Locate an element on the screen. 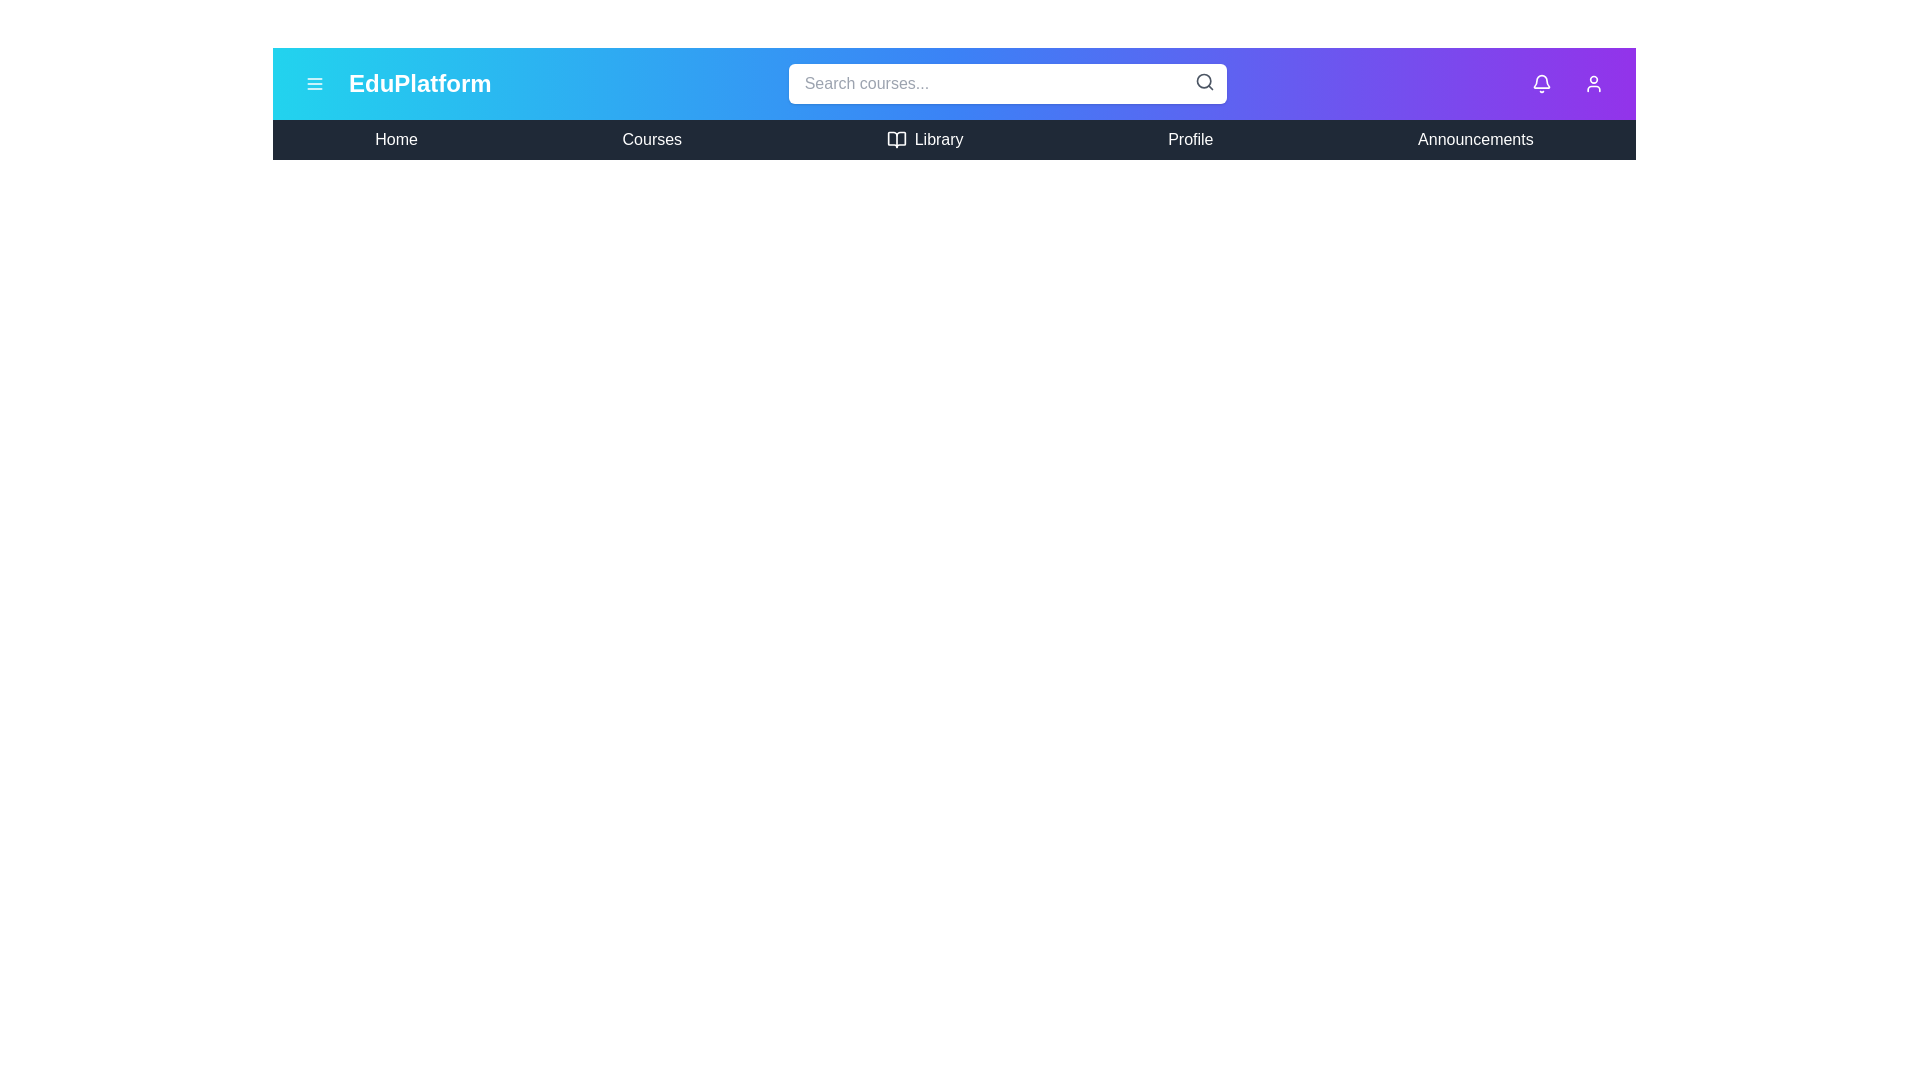  the menu item Home to navigate to the corresponding section is located at coordinates (396, 138).